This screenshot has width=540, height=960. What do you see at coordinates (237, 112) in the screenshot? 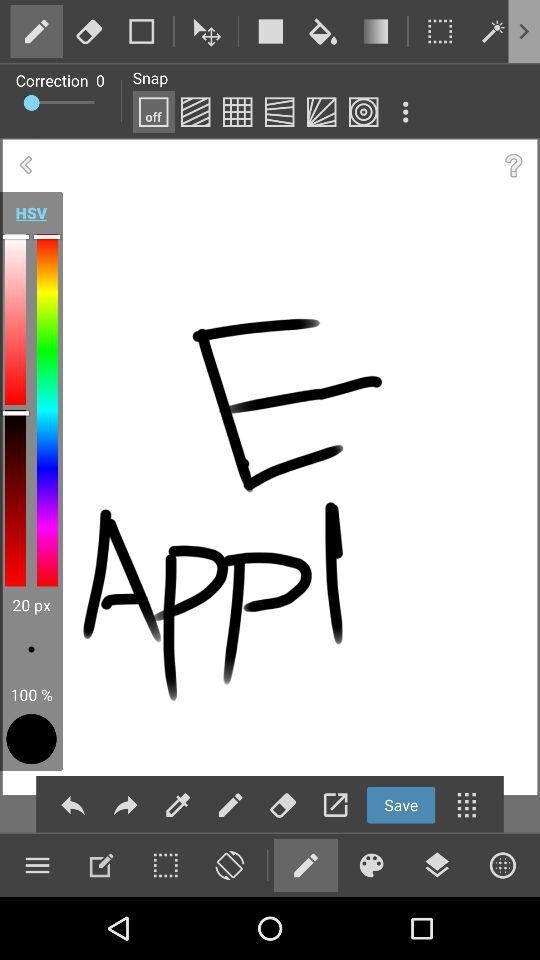
I see `paint button` at bounding box center [237, 112].